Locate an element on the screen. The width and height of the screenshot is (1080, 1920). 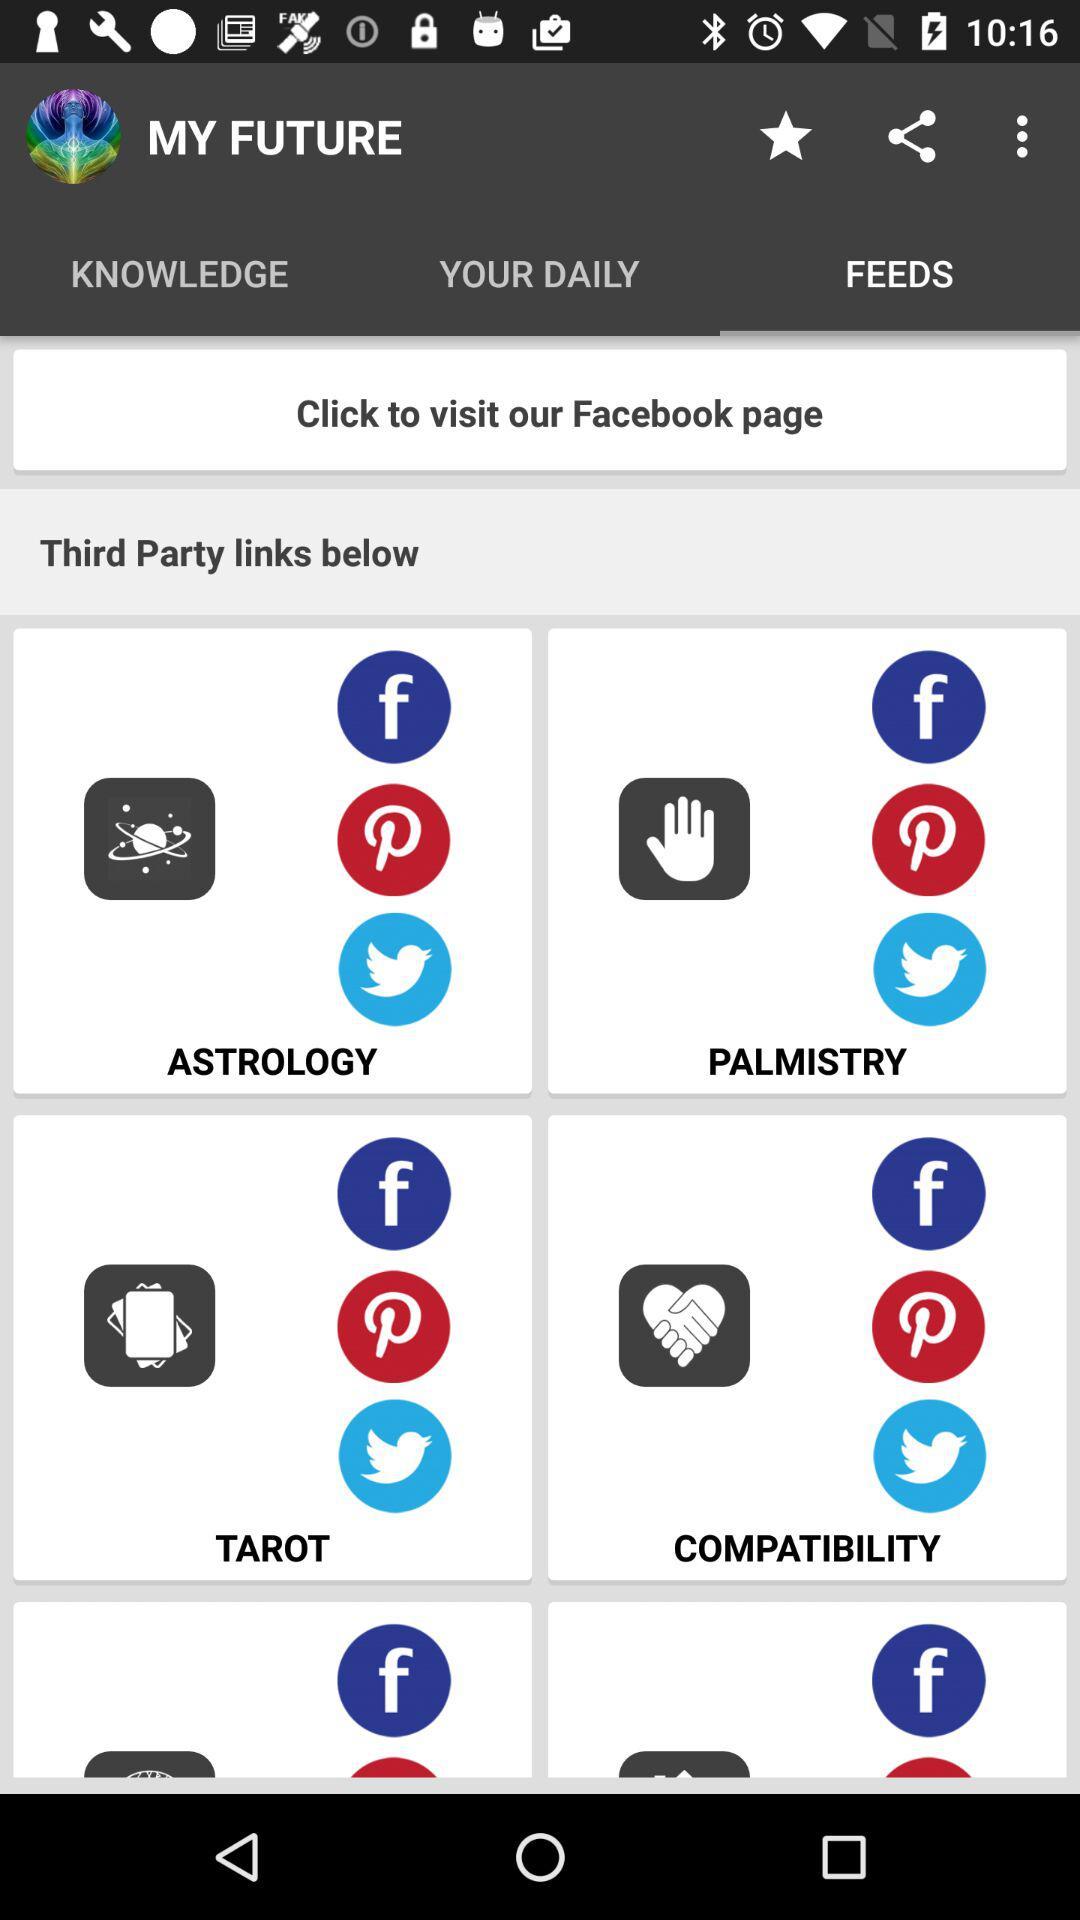
open pintrest is located at coordinates (929, 1325).